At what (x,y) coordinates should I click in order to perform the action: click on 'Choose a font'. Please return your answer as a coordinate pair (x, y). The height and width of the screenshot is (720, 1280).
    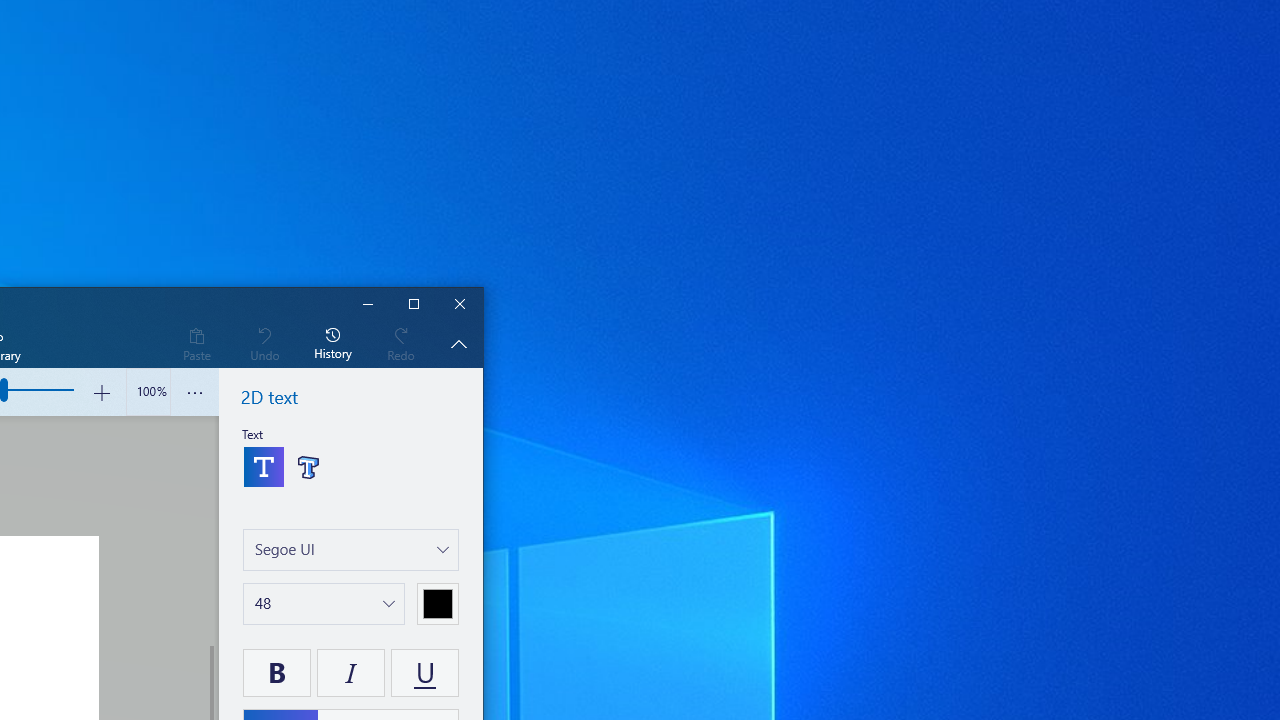
    Looking at the image, I should click on (351, 550).